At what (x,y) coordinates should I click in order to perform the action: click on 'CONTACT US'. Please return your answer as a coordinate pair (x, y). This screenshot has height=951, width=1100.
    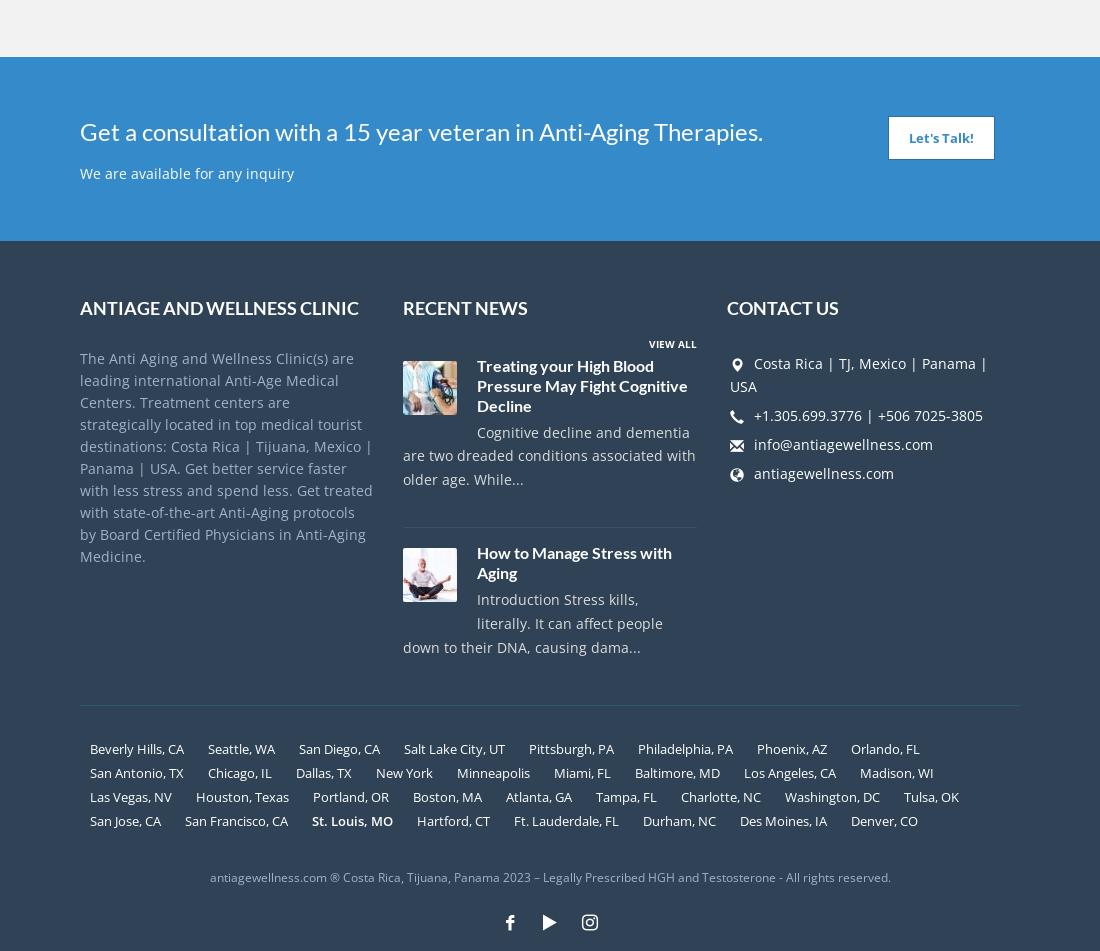
    Looking at the image, I should click on (781, 306).